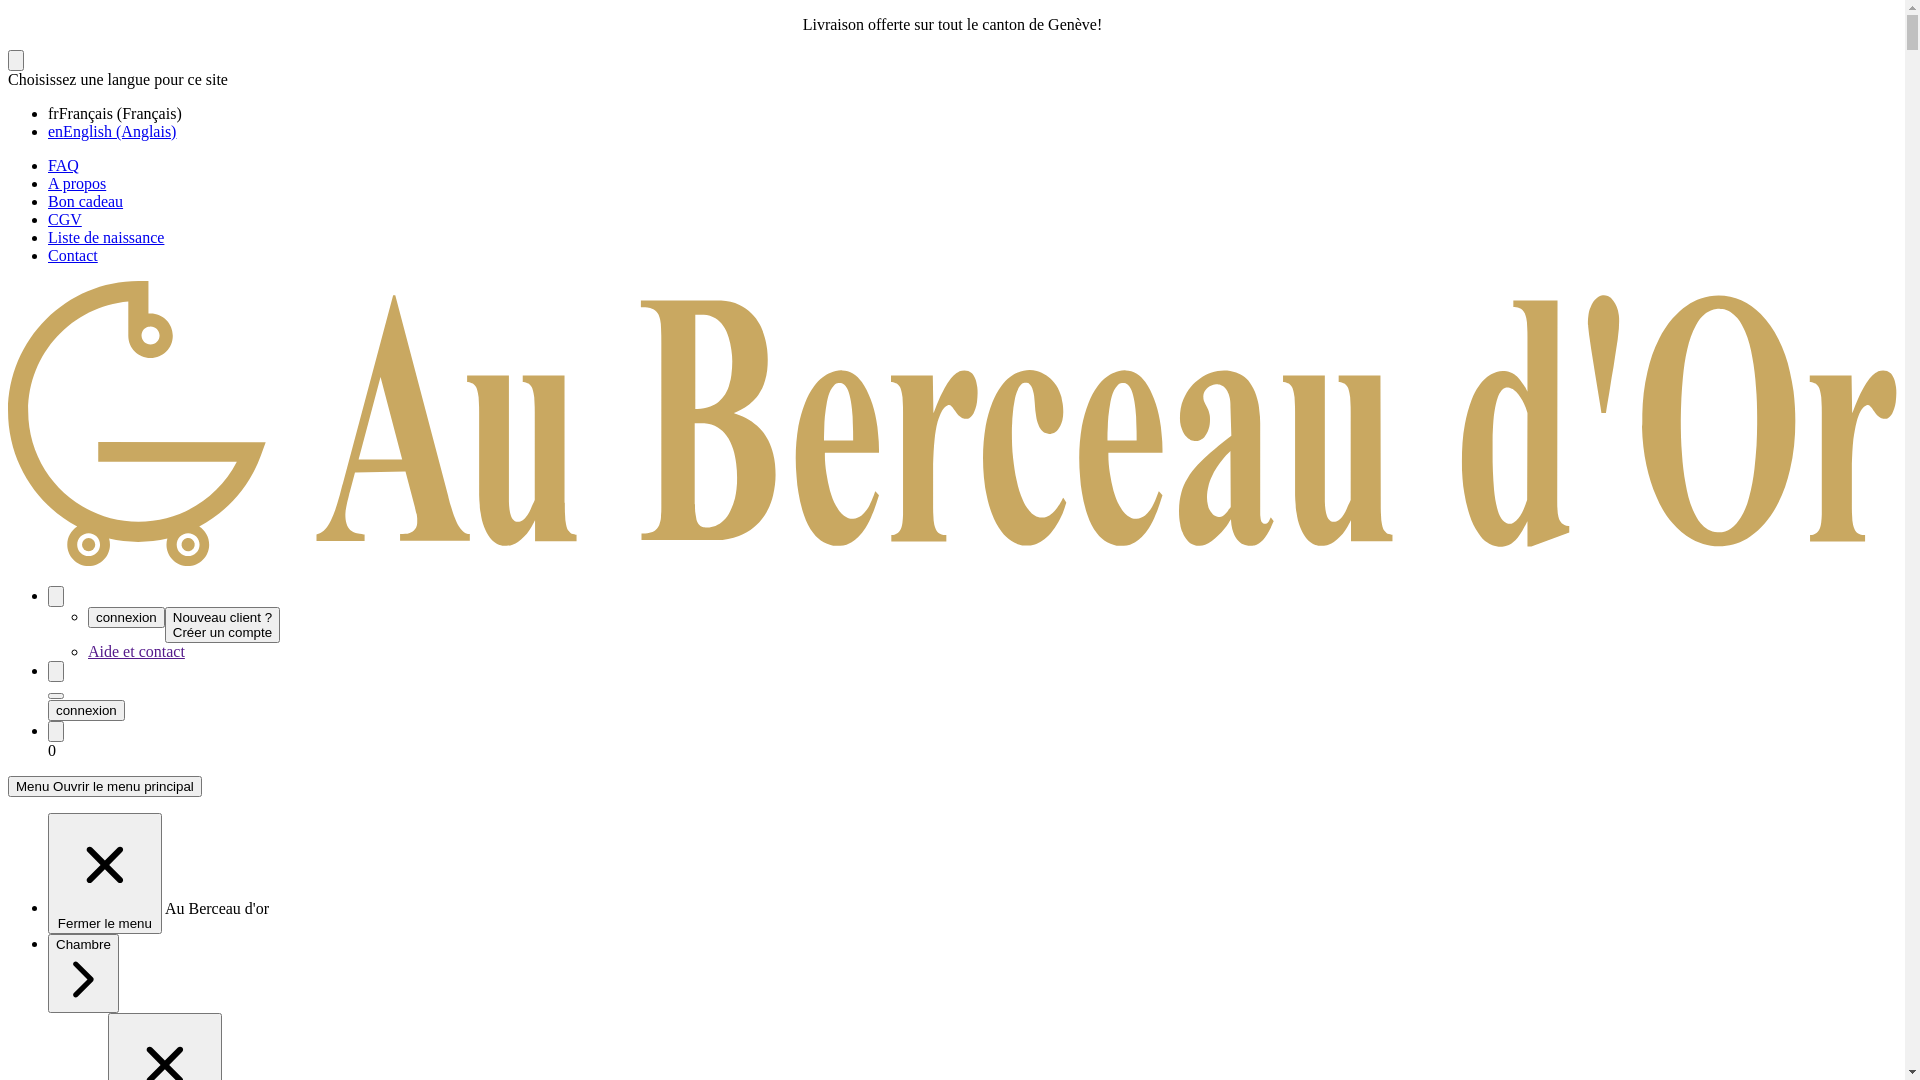  I want to click on 'FAQ', so click(63, 164).